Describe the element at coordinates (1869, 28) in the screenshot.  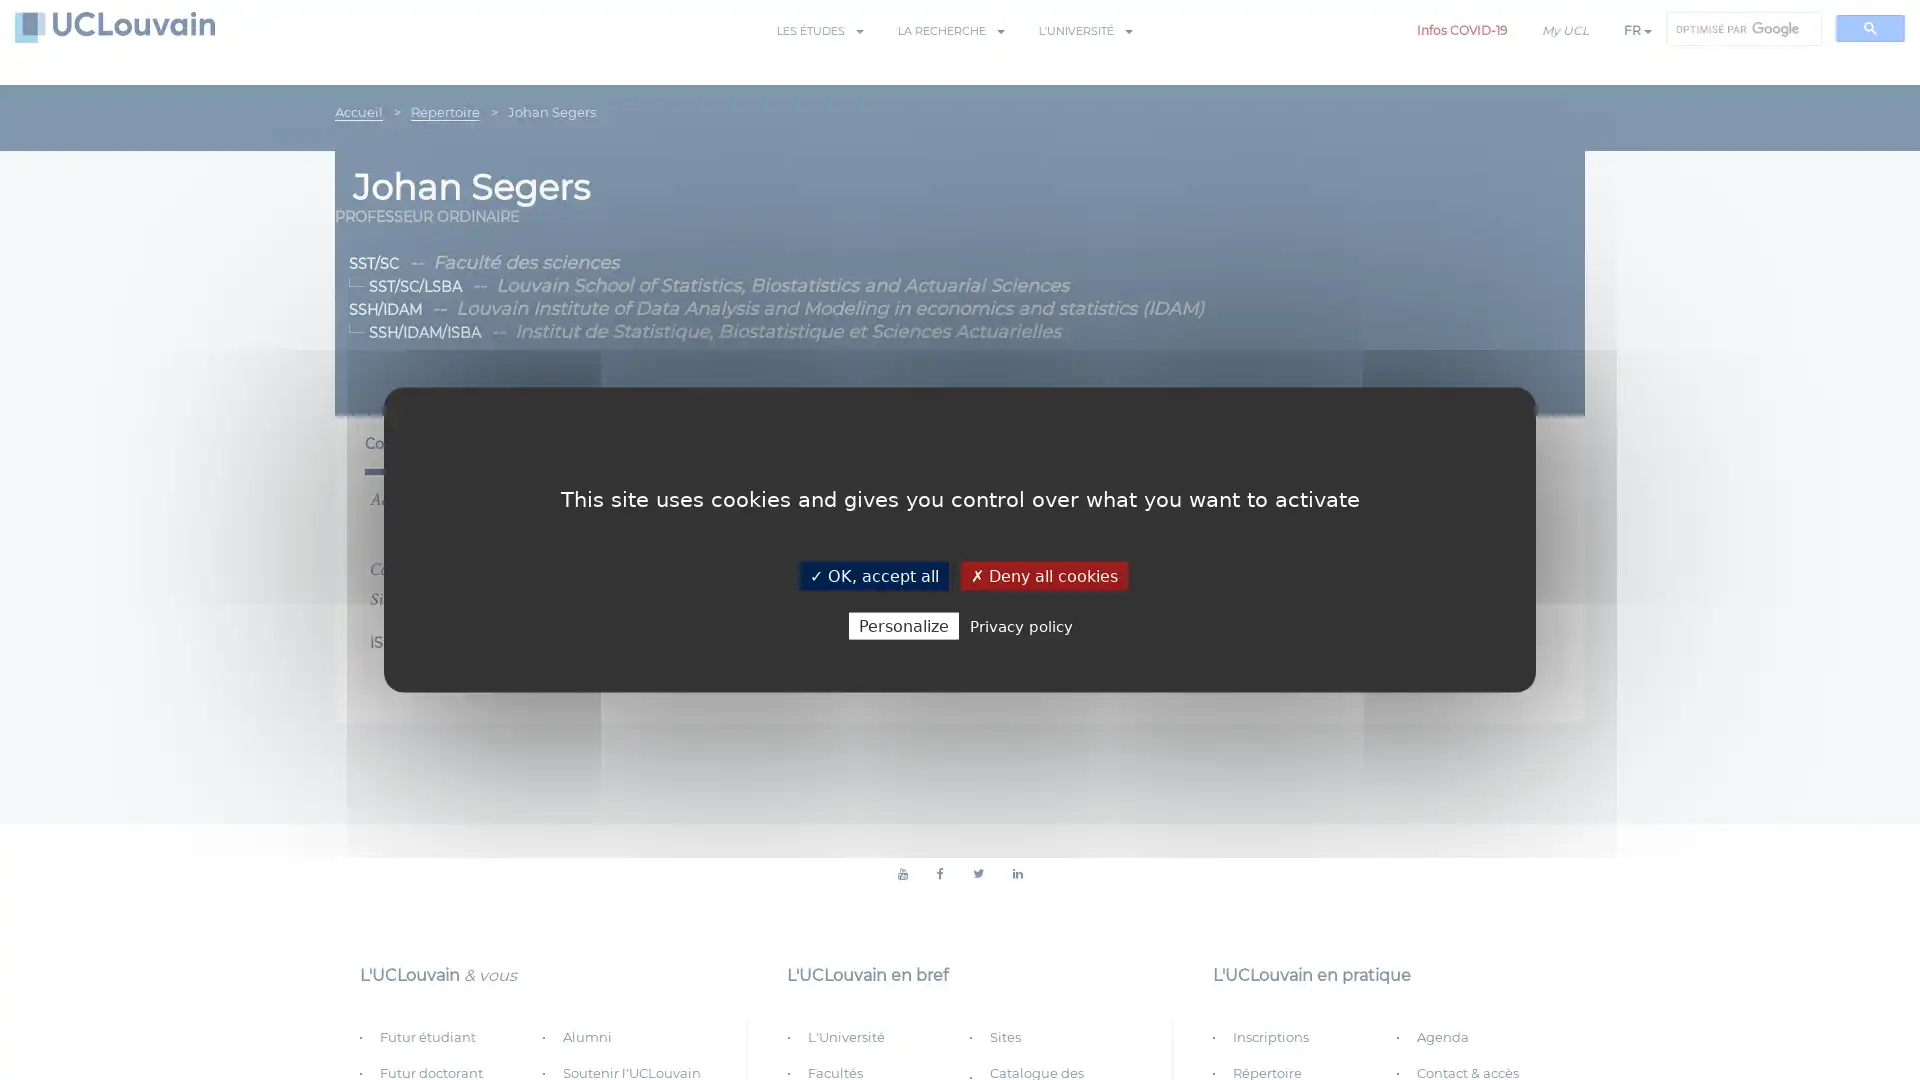
I see `rechercher` at that location.